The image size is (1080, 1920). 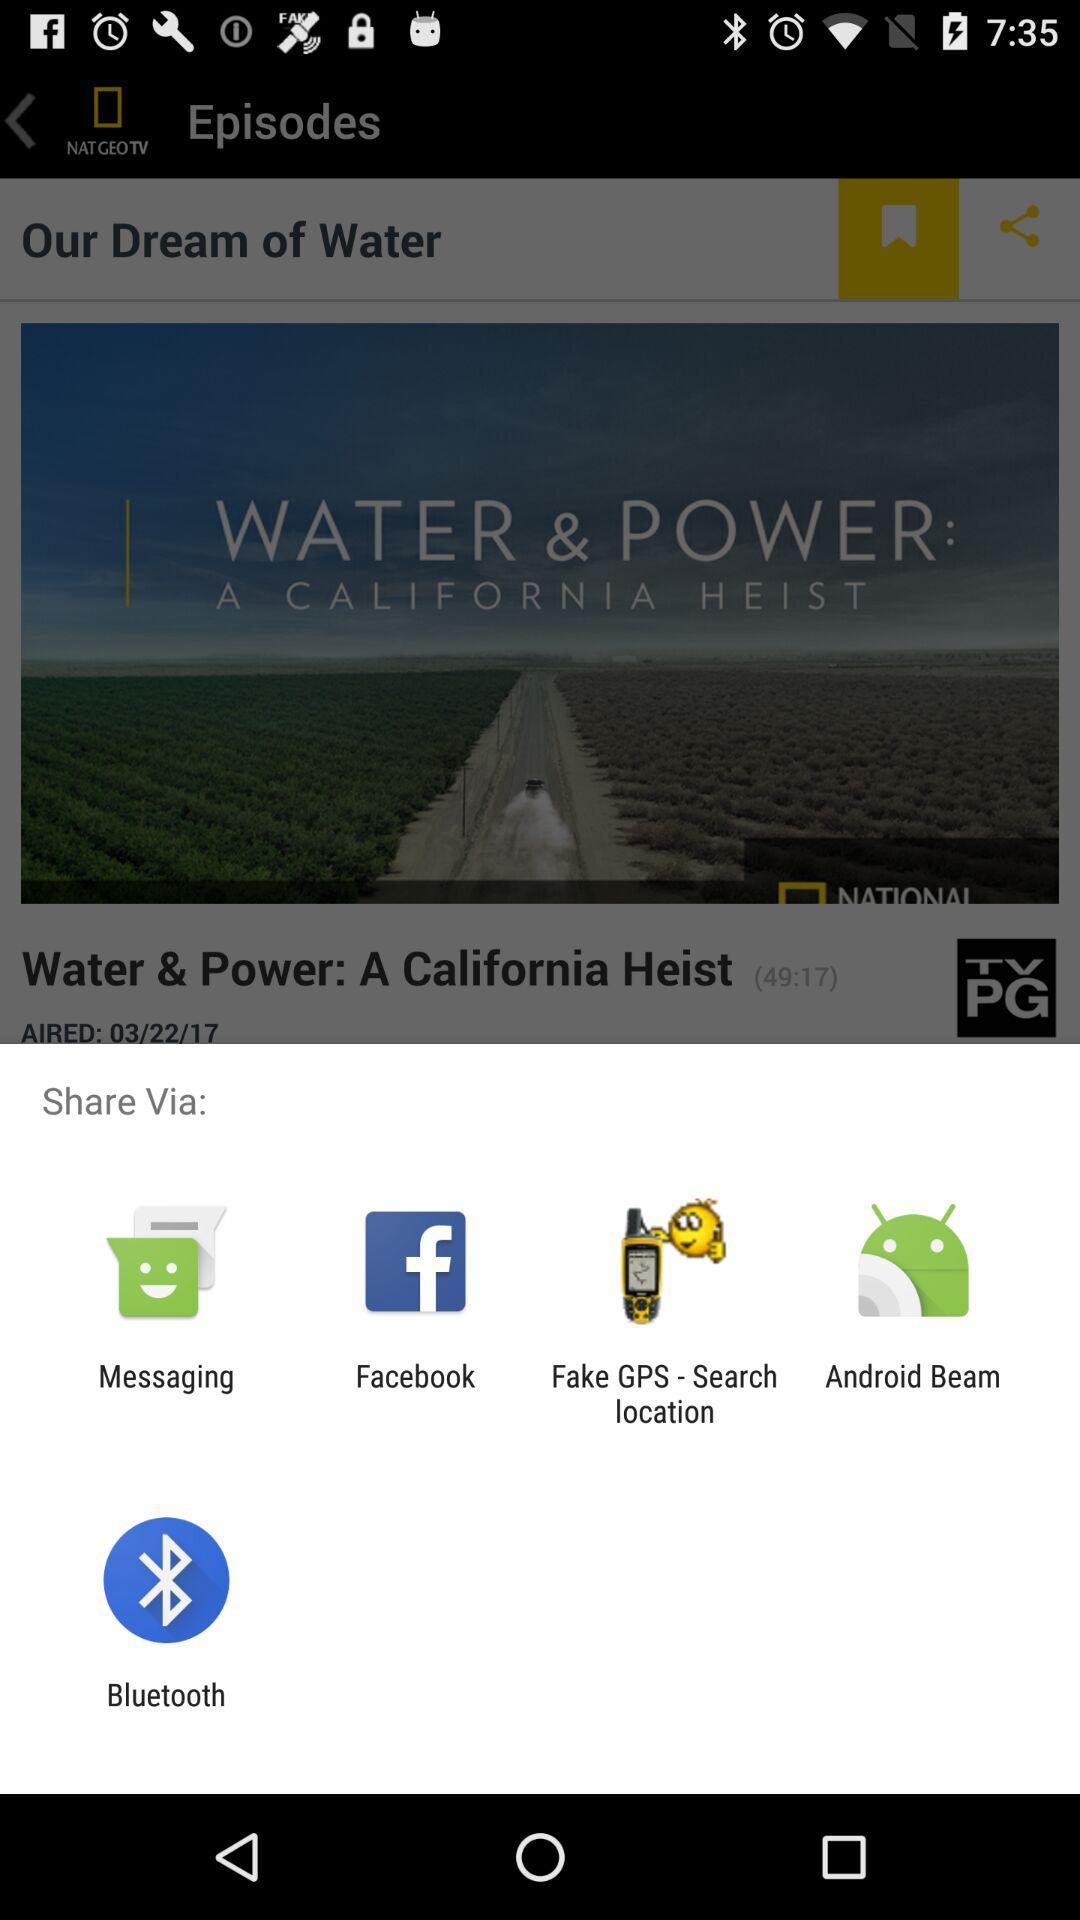 What do you see at coordinates (165, 1392) in the screenshot?
I see `icon to the left of the facebook item` at bounding box center [165, 1392].